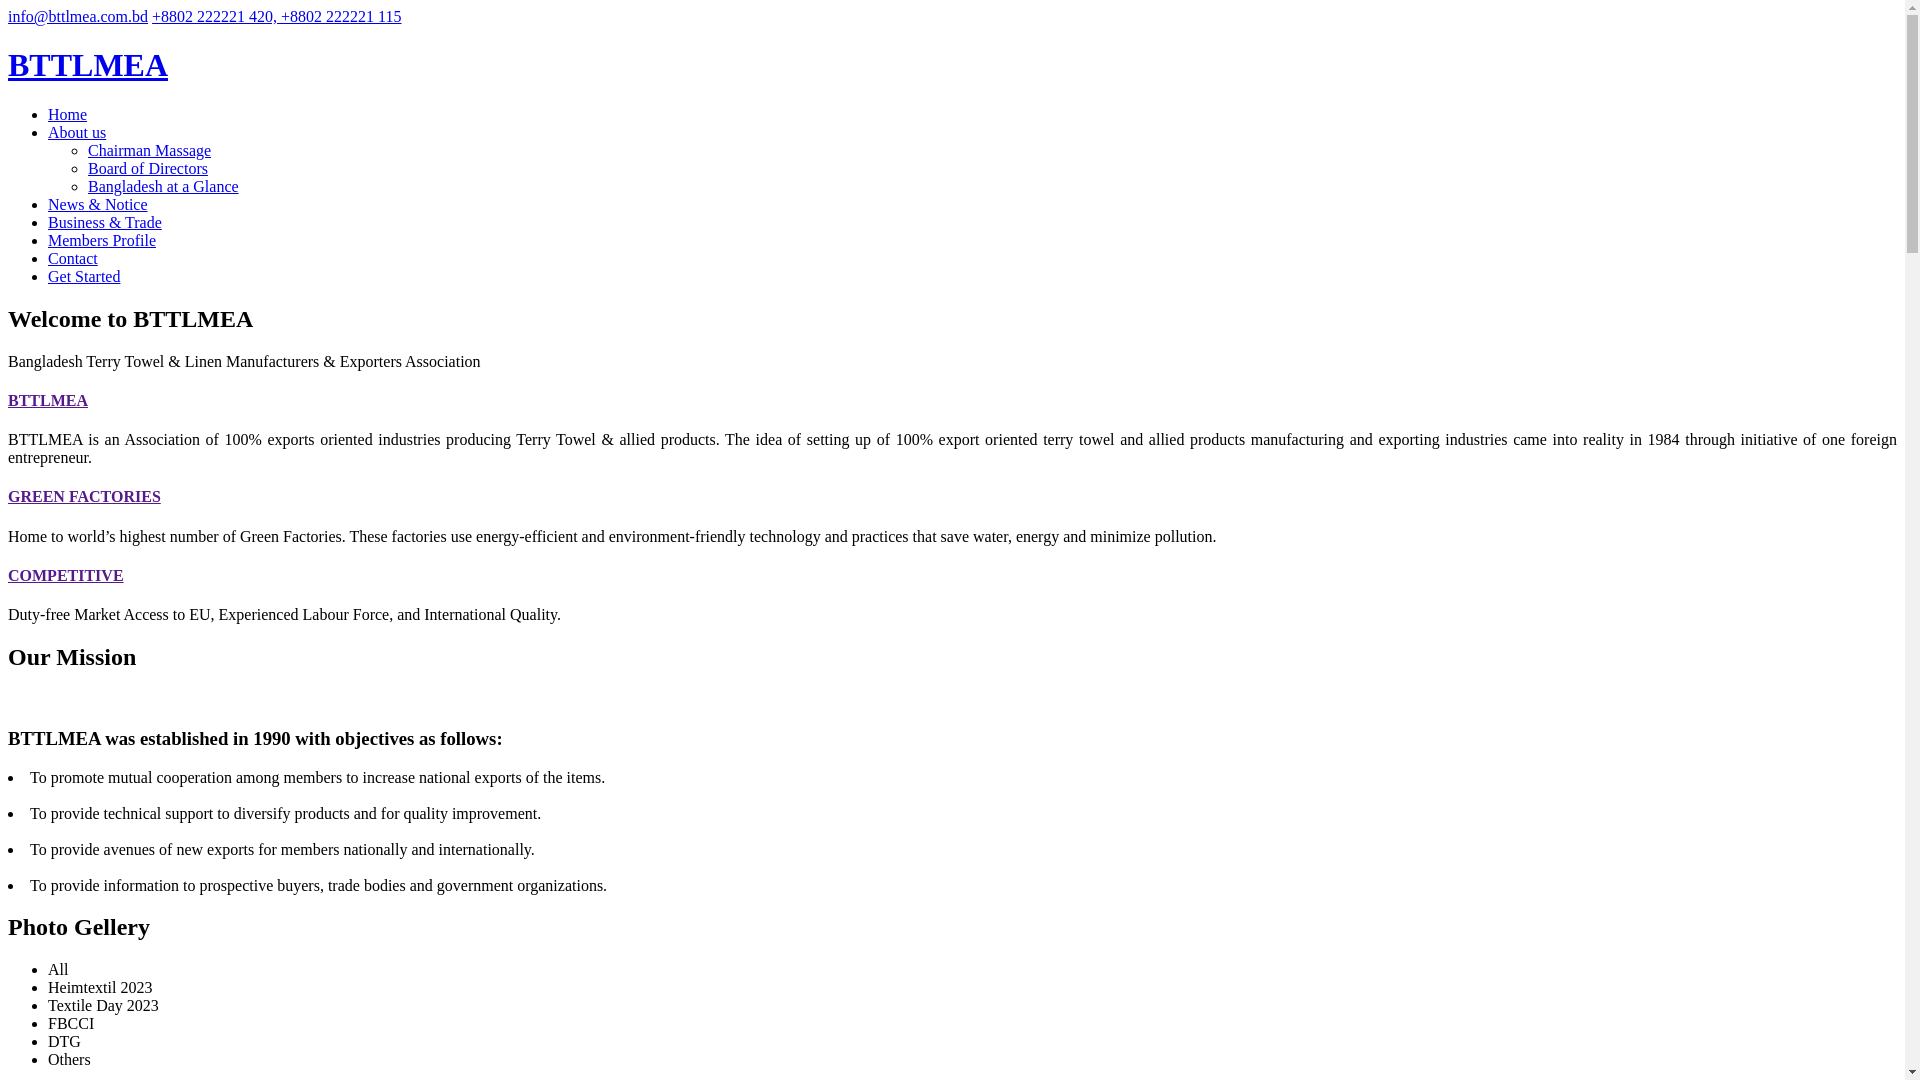 The image size is (1920, 1080). Describe the element at coordinates (48, 257) in the screenshot. I see `'Contact'` at that location.